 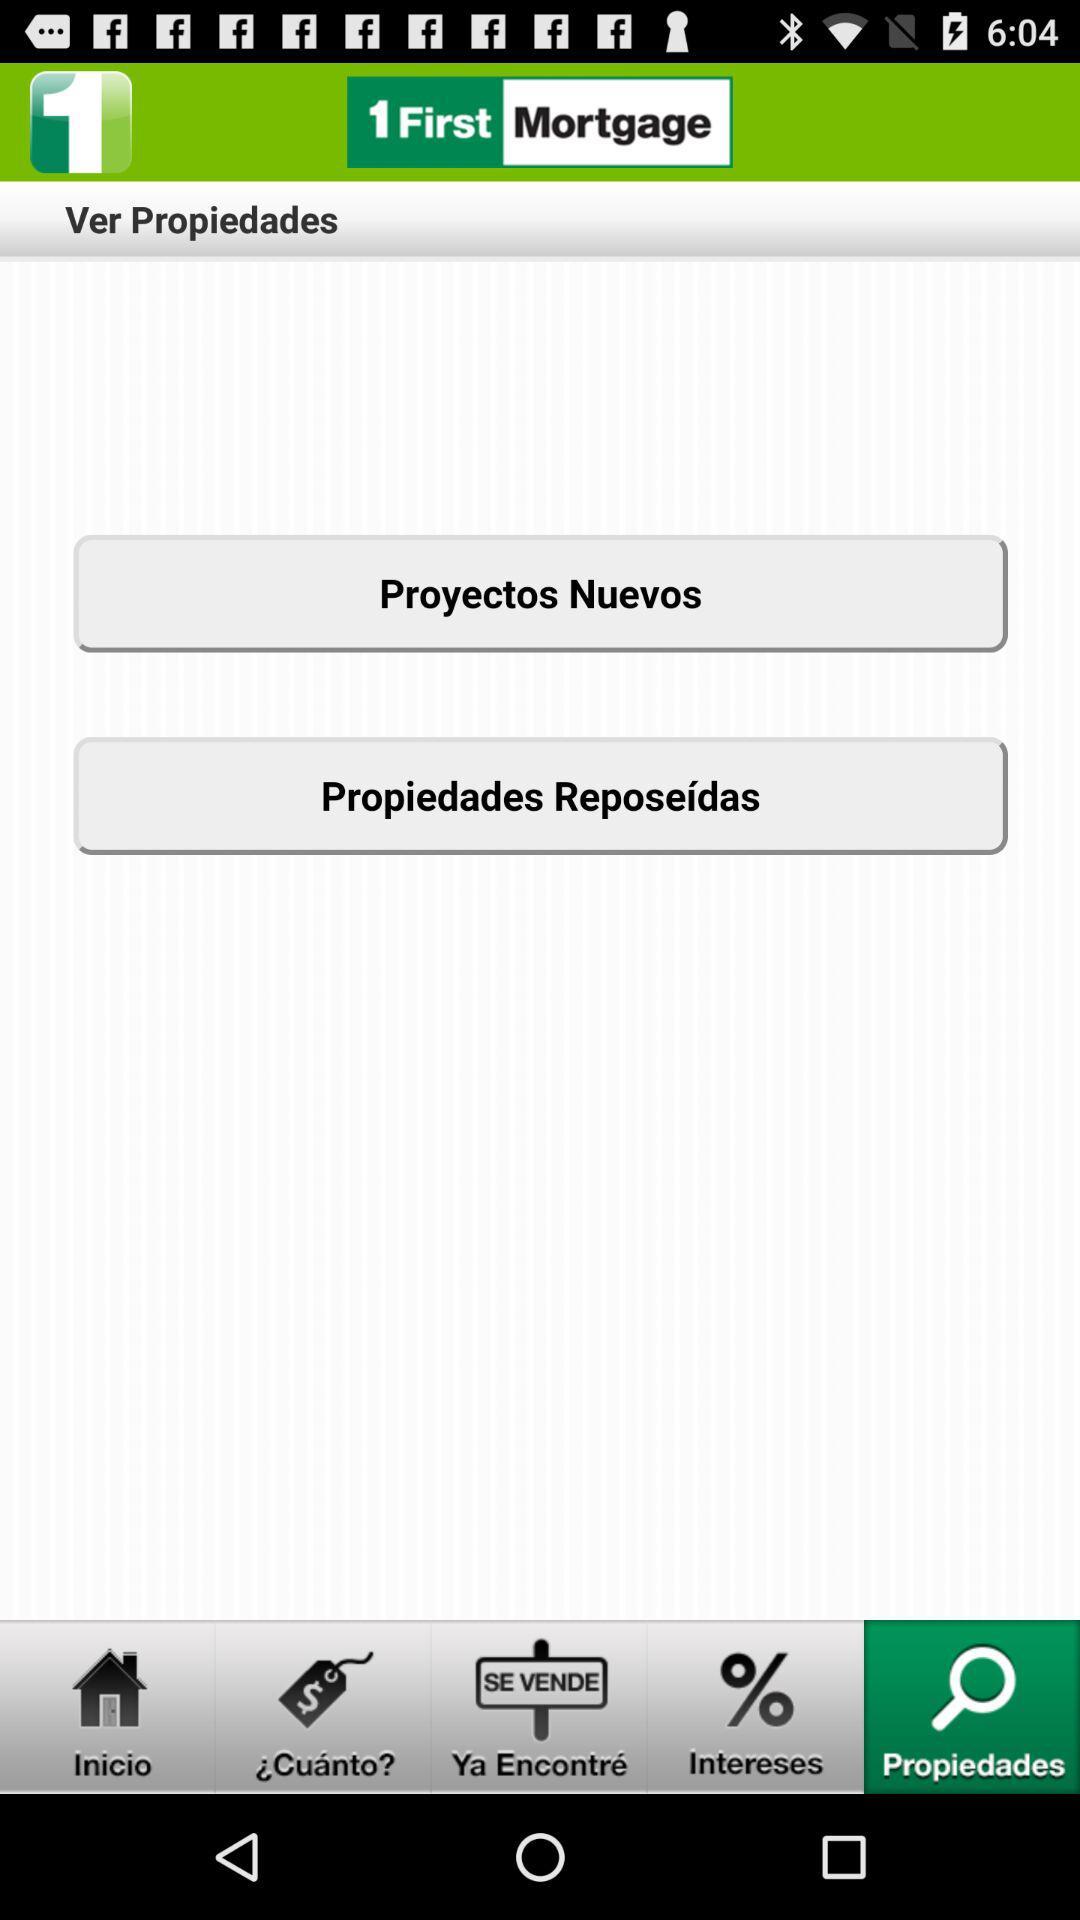 What do you see at coordinates (971, 1706) in the screenshot?
I see `search` at bounding box center [971, 1706].